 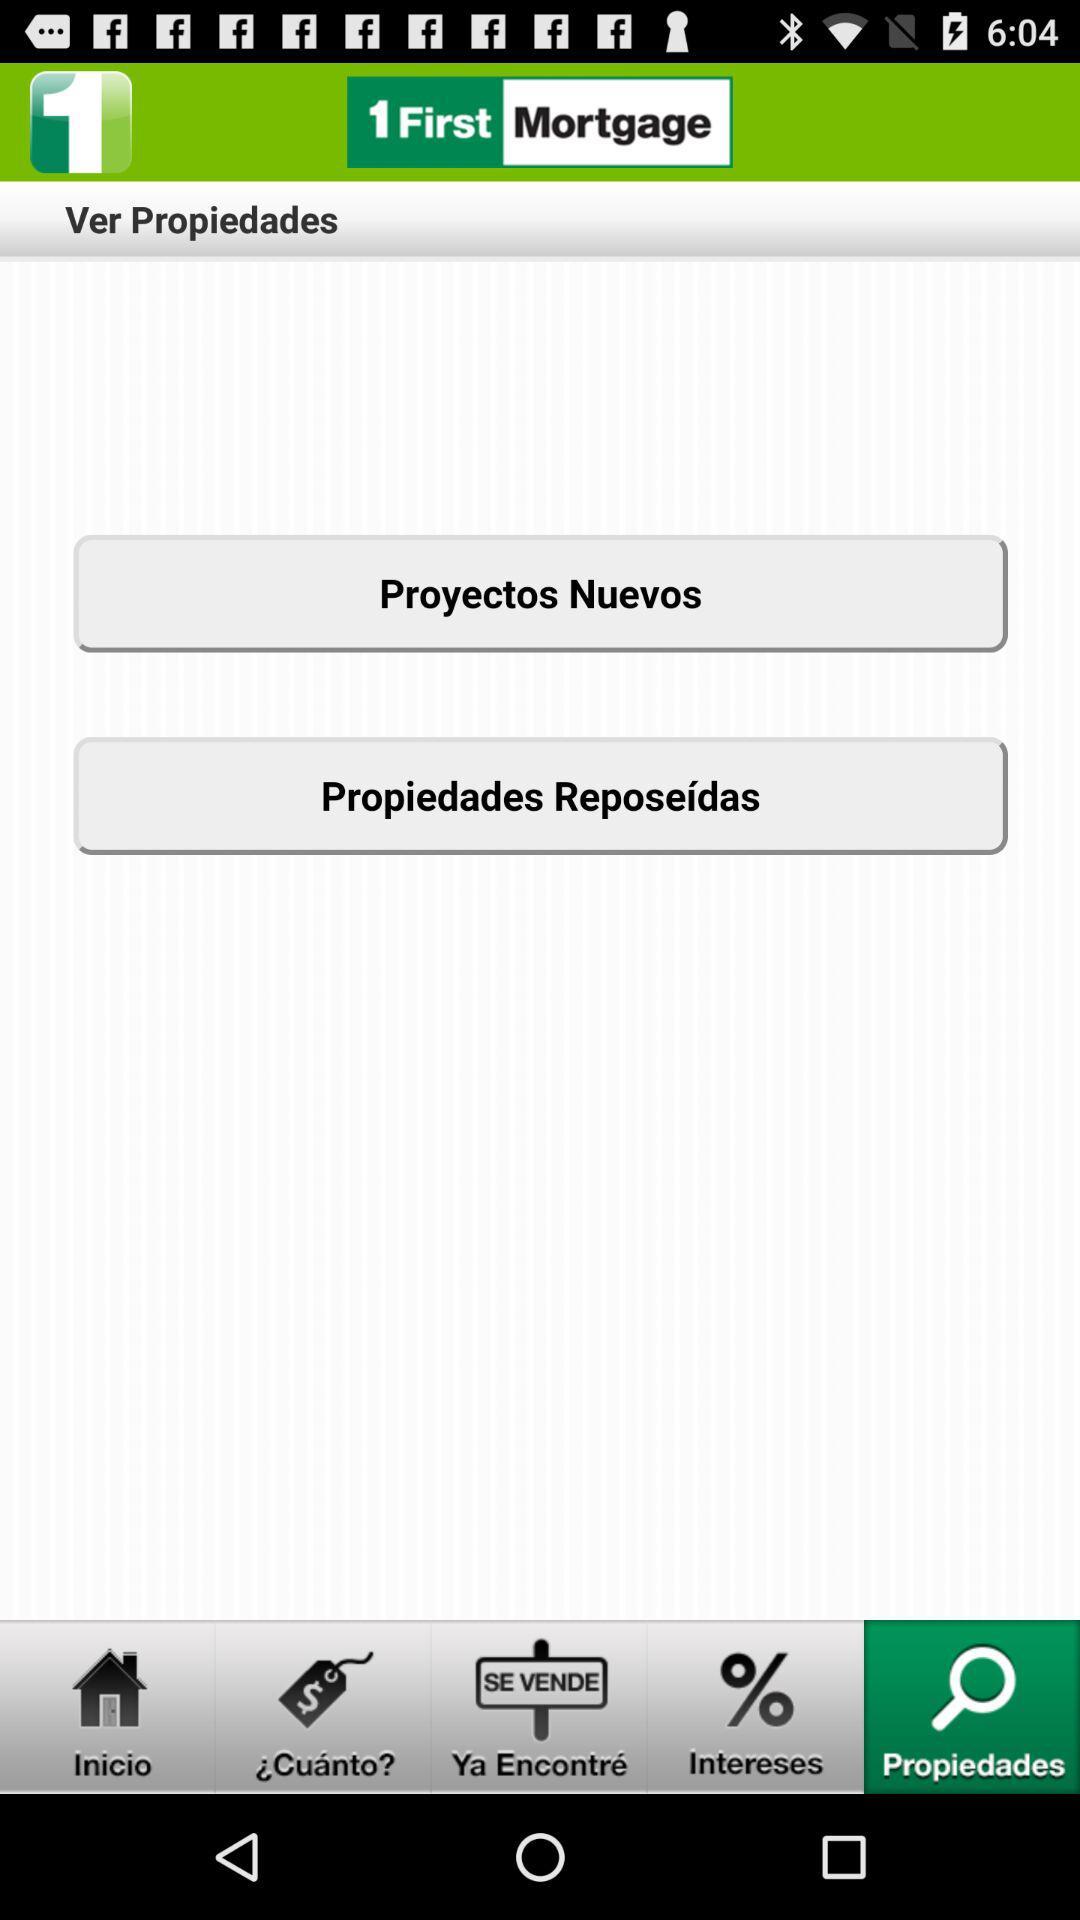 What do you see at coordinates (971, 1706) in the screenshot?
I see `search` at bounding box center [971, 1706].